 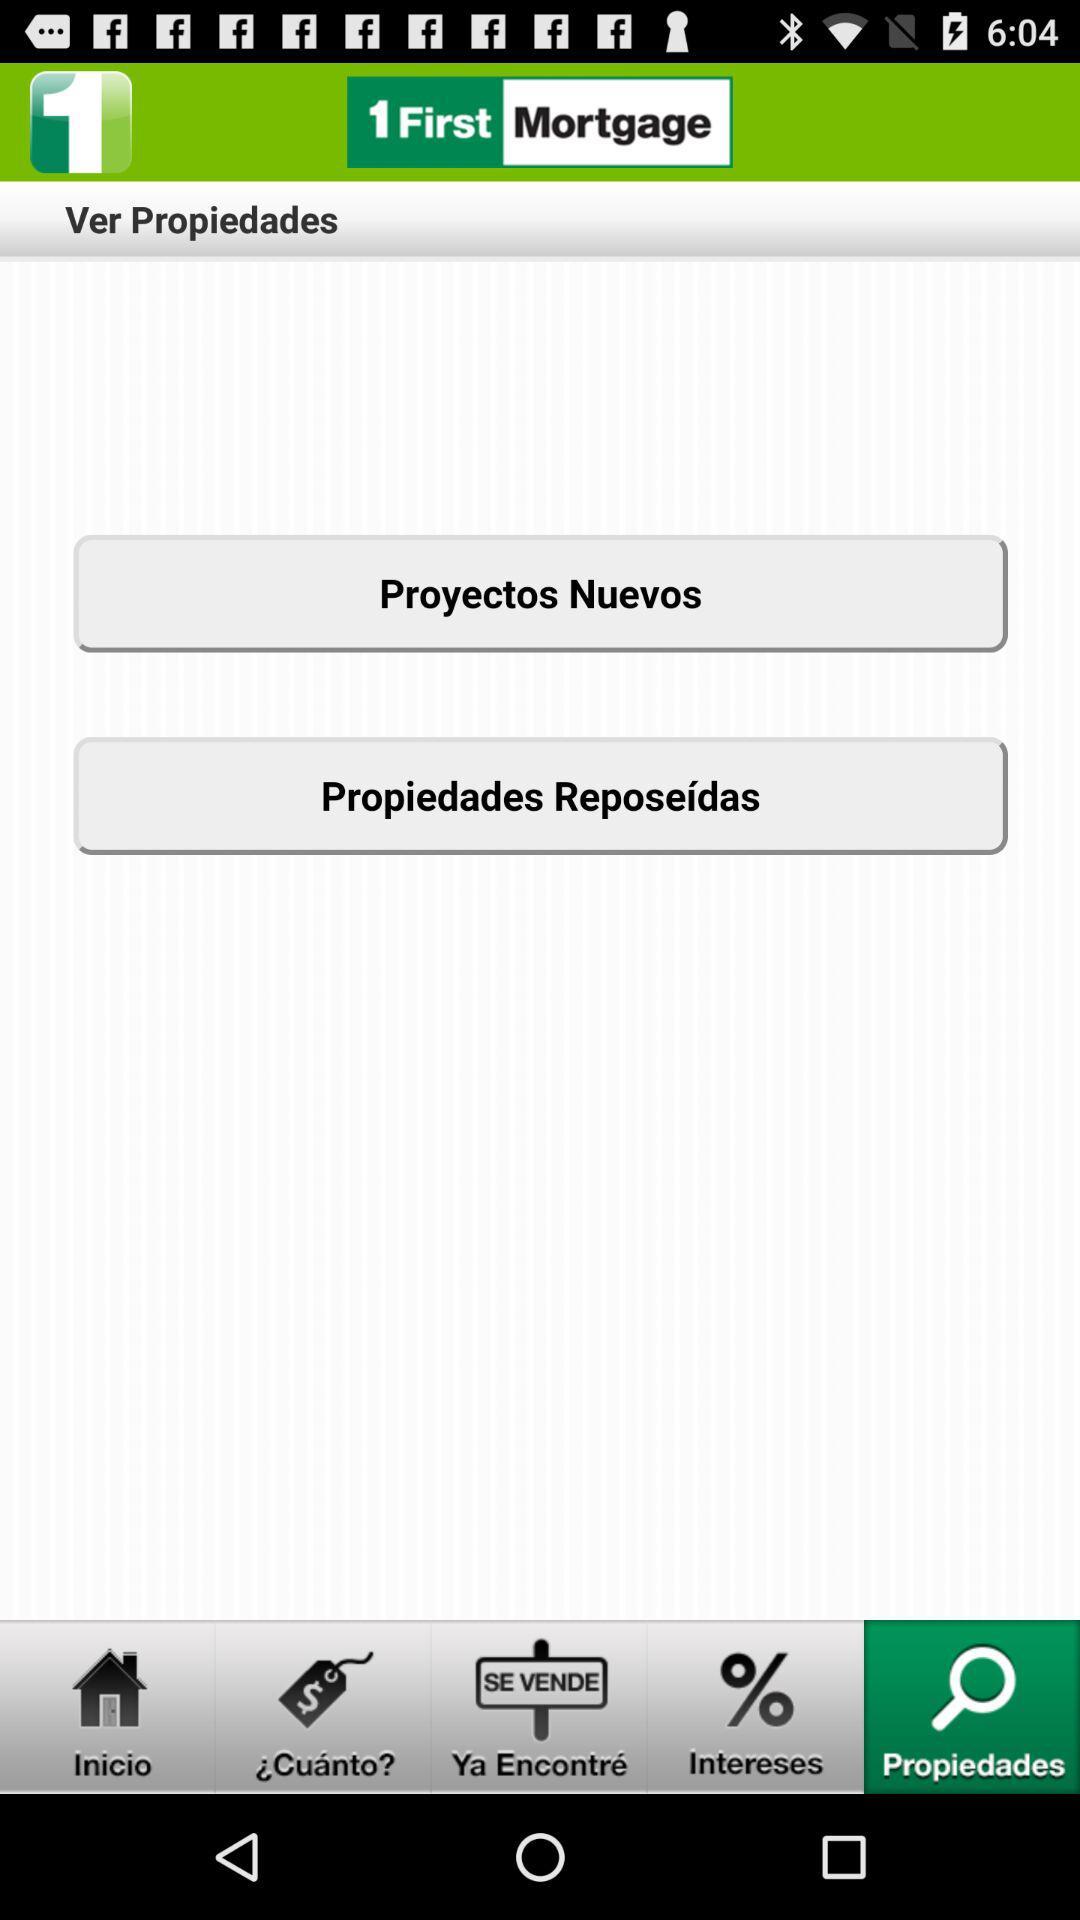 What do you see at coordinates (971, 1706) in the screenshot?
I see `search` at bounding box center [971, 1706].